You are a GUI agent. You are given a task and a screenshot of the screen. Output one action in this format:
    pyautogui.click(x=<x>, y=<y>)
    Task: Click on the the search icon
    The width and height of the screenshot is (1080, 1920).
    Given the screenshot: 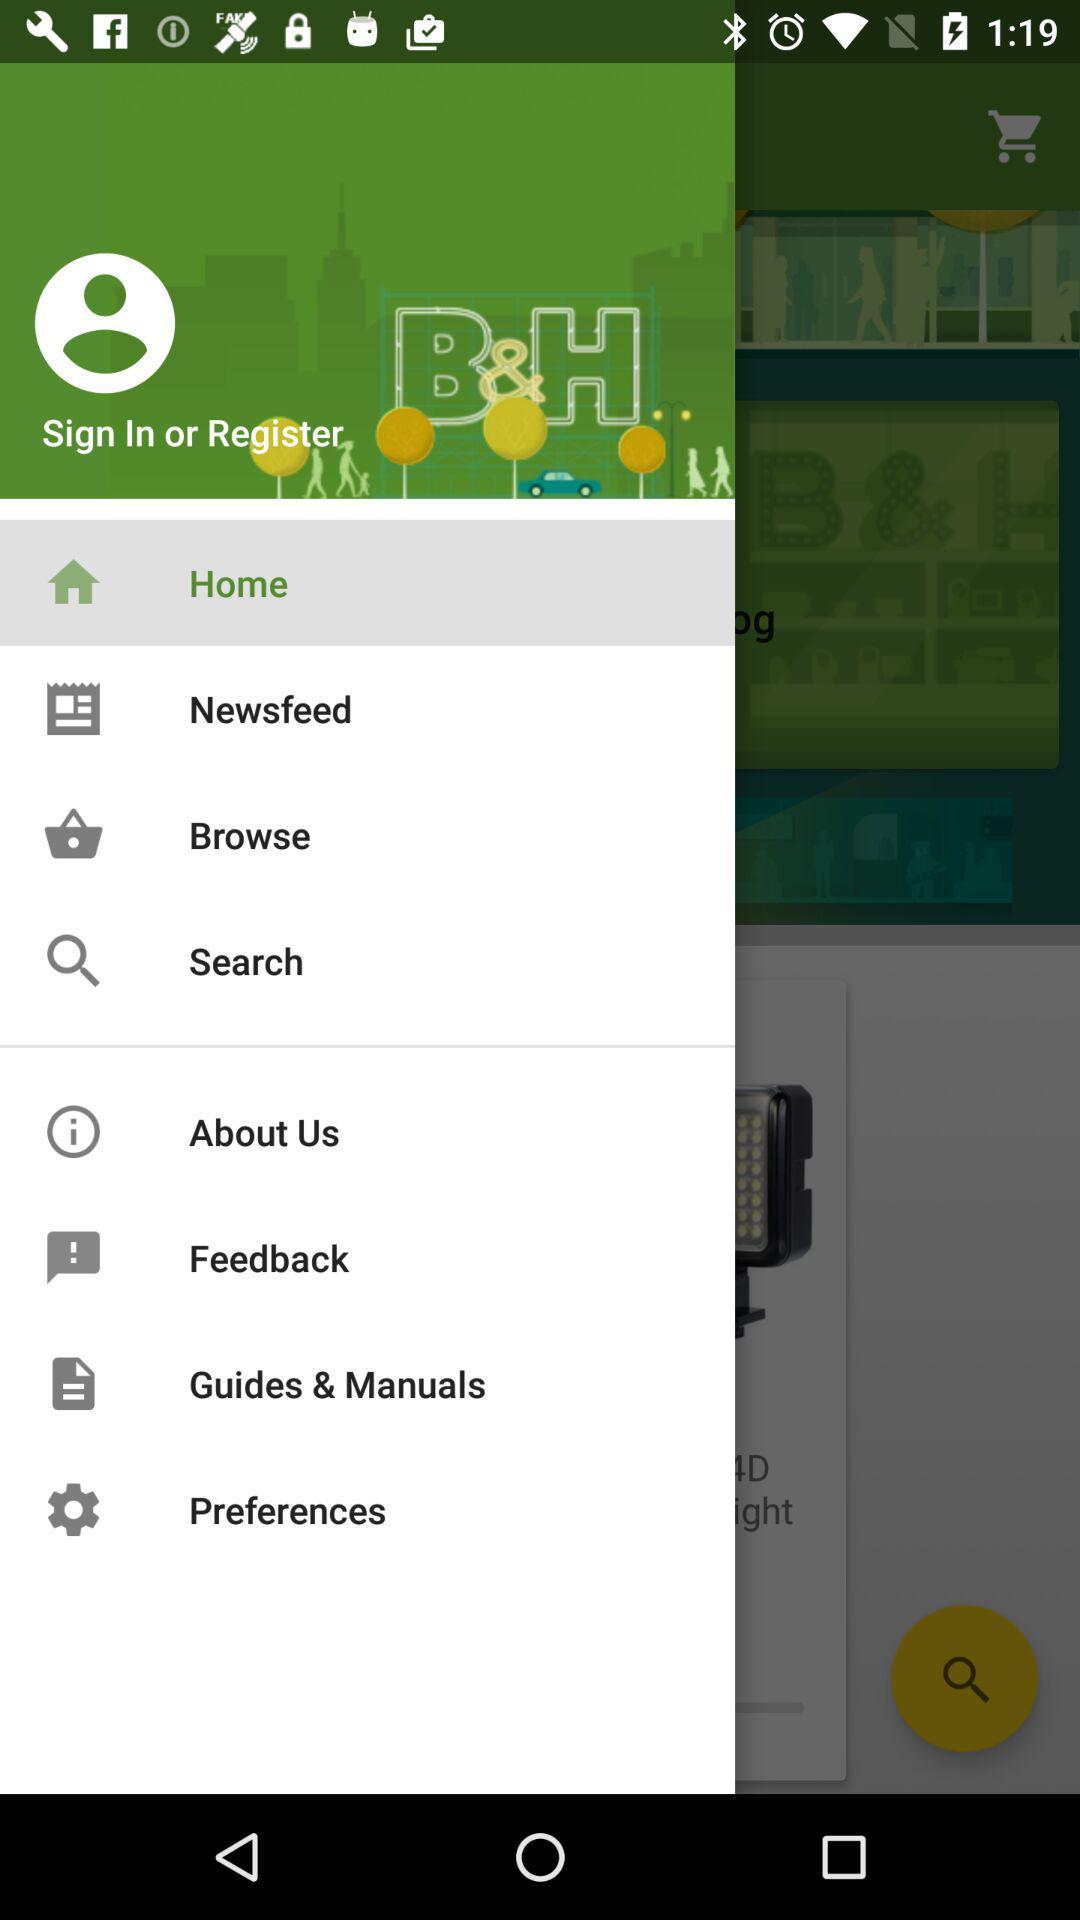 What is the action you would take?
    pyautogui.click(x=963, y=1678)
    